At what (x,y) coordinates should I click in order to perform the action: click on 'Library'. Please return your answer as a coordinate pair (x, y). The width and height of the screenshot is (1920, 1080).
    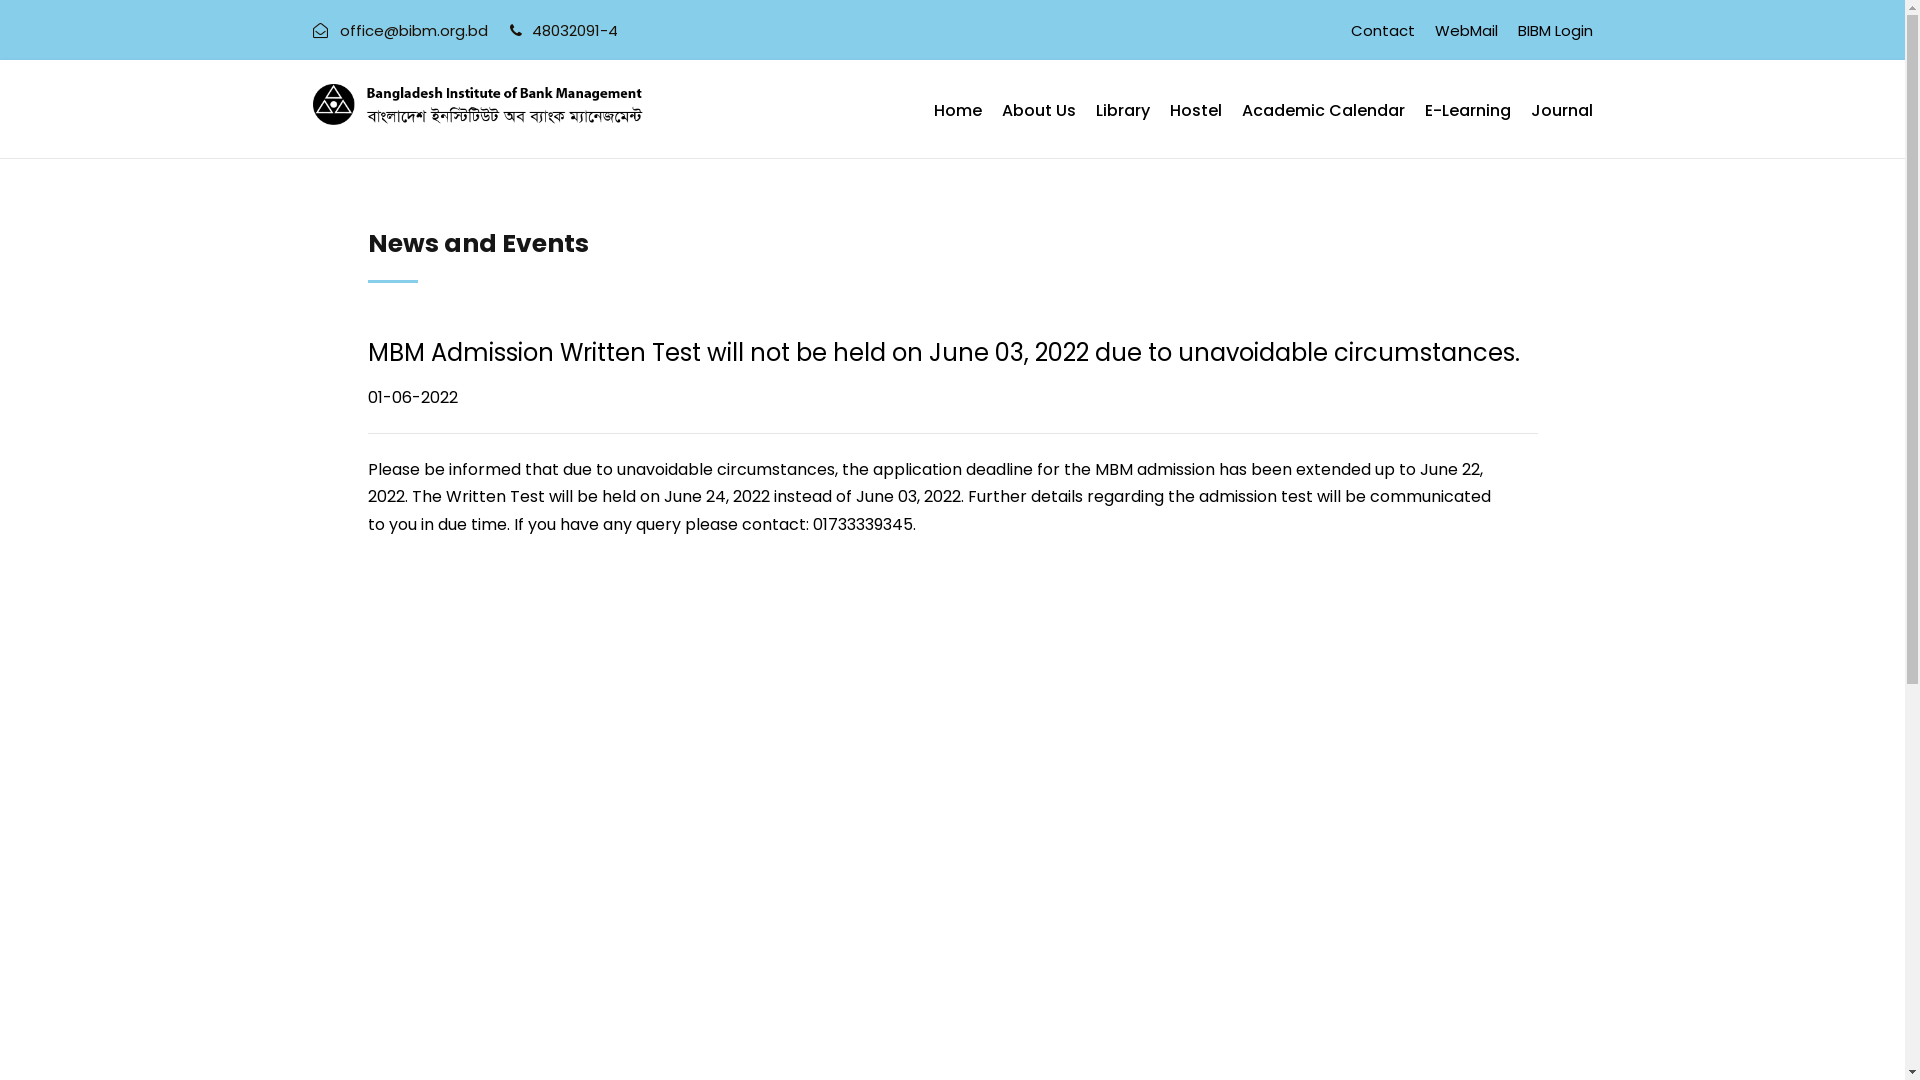
    Looking at the image, I should click on (1123, 127).